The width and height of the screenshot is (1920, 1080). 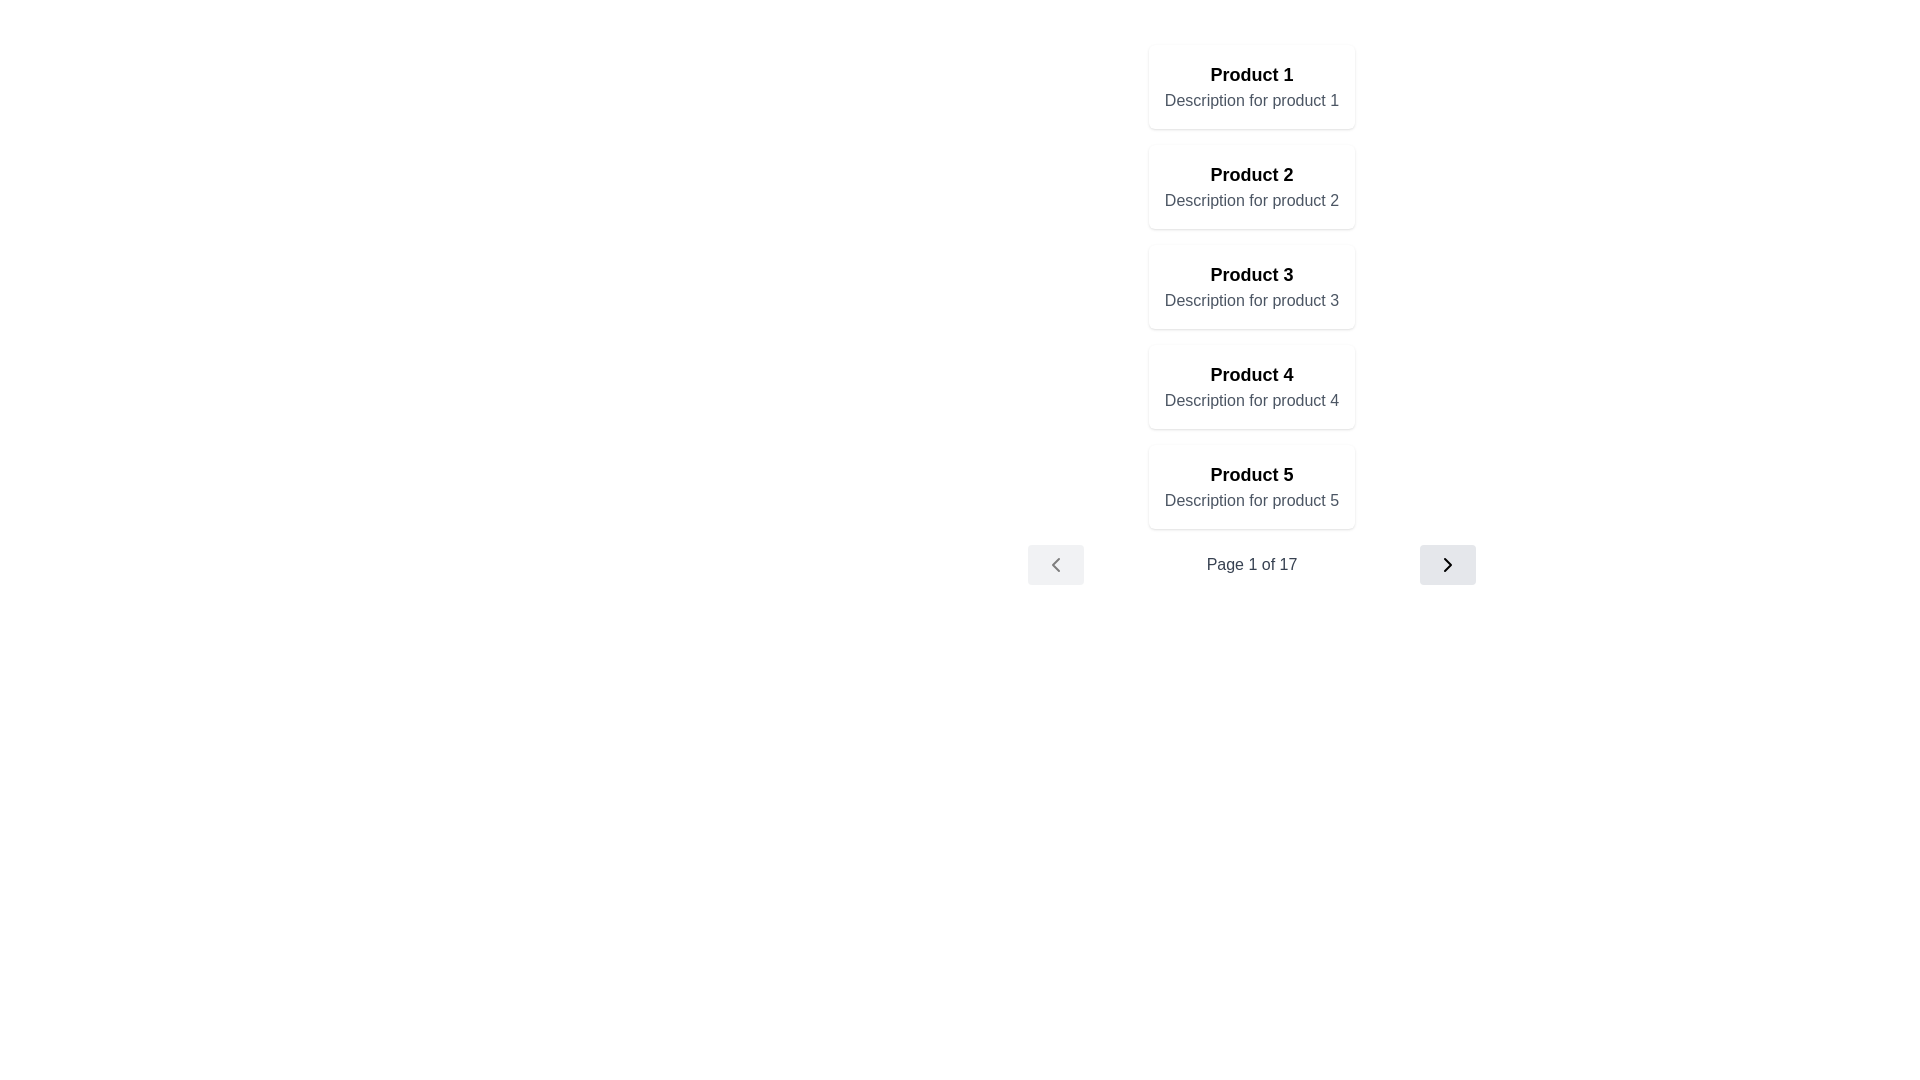 What do you see at coordinates (1055, 564) in the screenshot?
I see `the button that allows users to navigate to the previous set of items or page, located to the left of the text 'Page 1 of 17'` at bounding box center [1055, 564].